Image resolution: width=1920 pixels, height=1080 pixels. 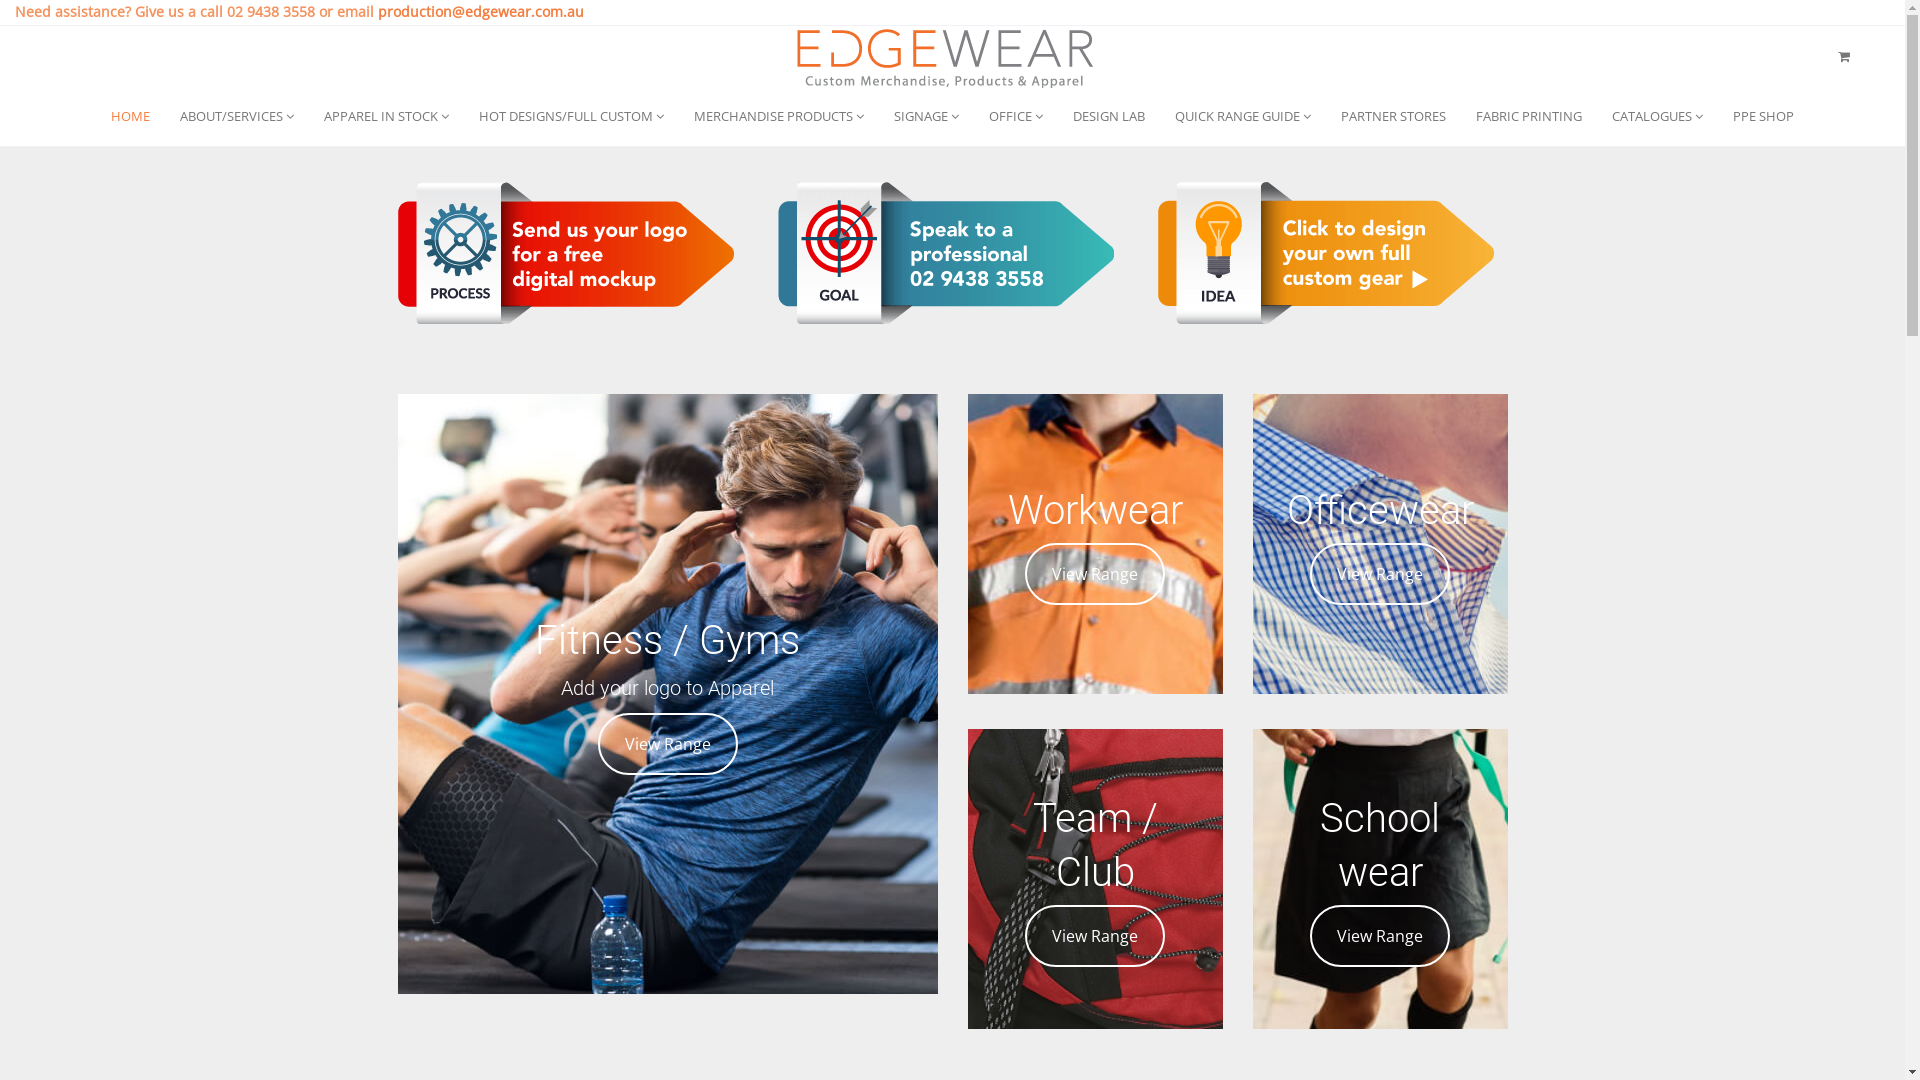 What do you see at coordinates (480, 11) in the screenshot?
I see `'production@edgewear.com.au'` at bounding box center [480, 11].